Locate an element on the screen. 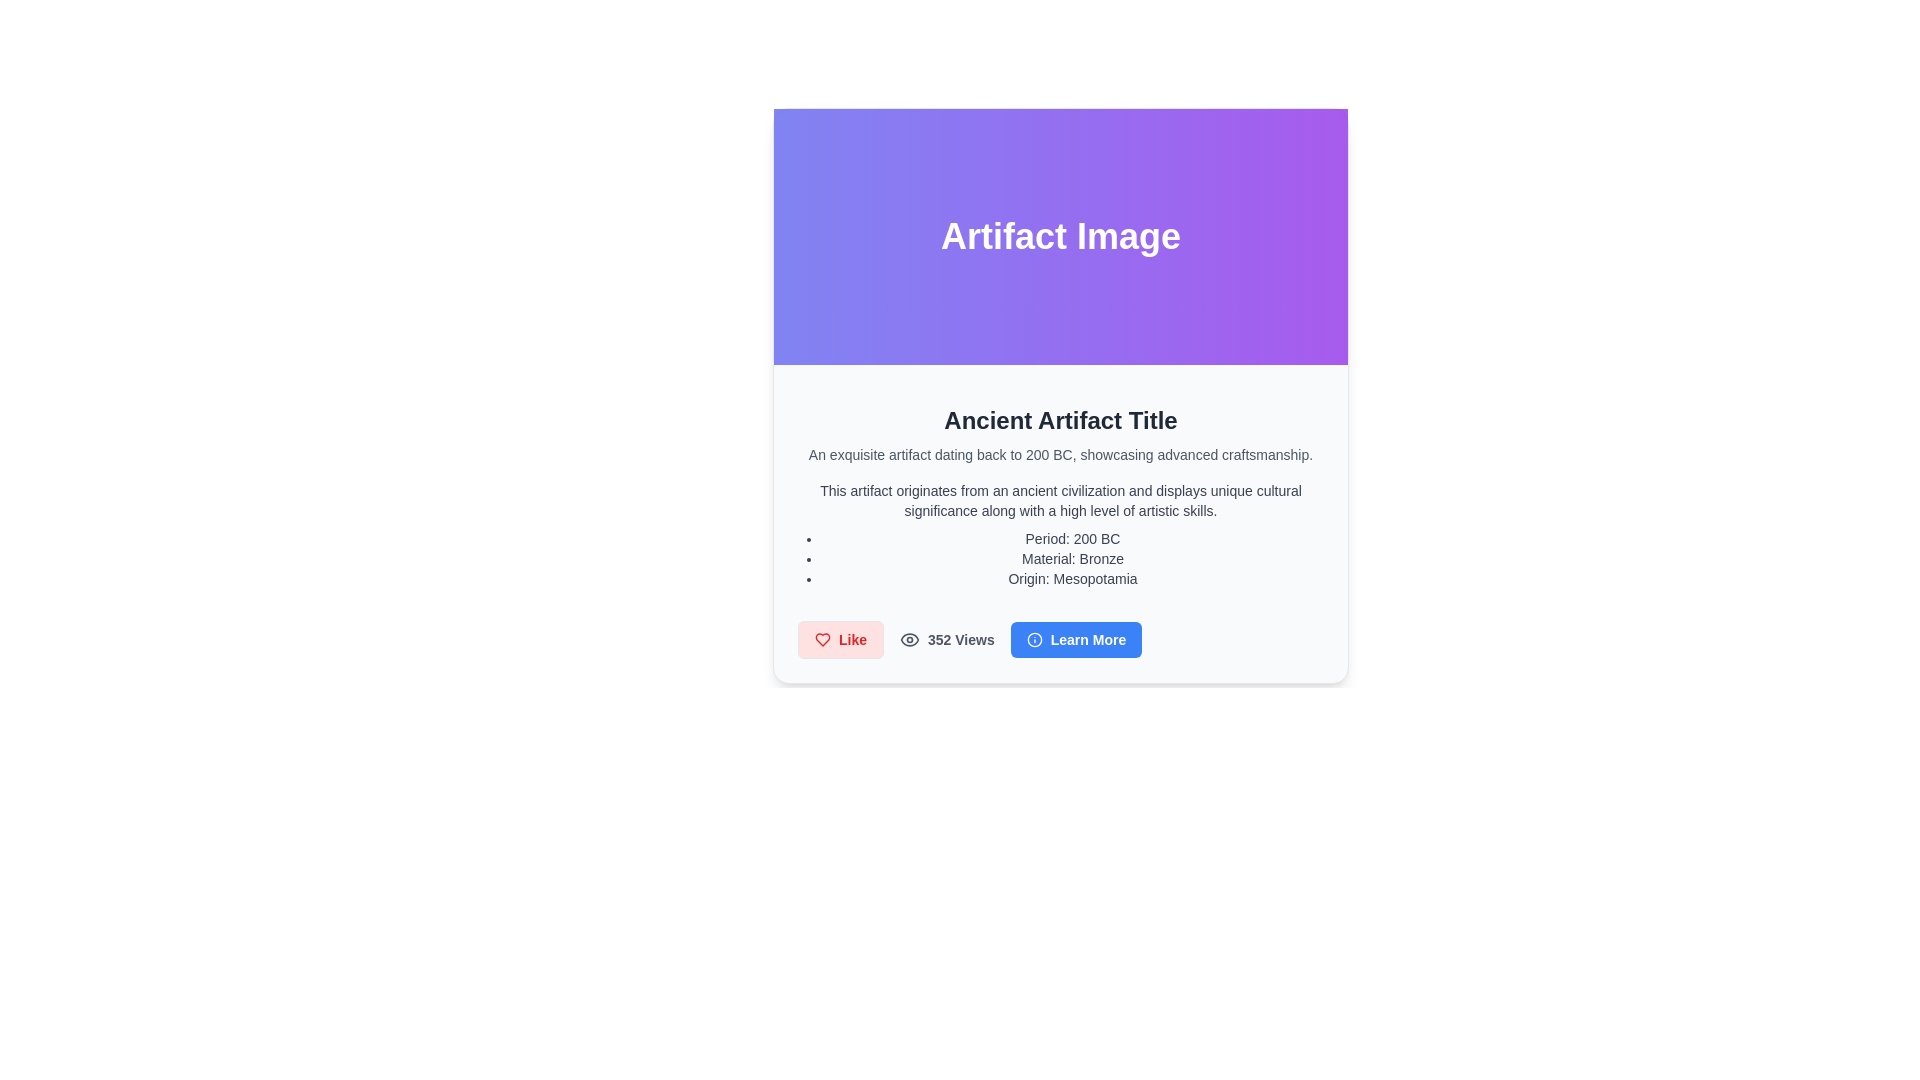 The height and width of the screenshot is (1080, 1920). the 'like' SVG icon, which is a heart shape located adjacent to the text 'Like' at the bottom left section of the interface is located at coordinates (822, 640).